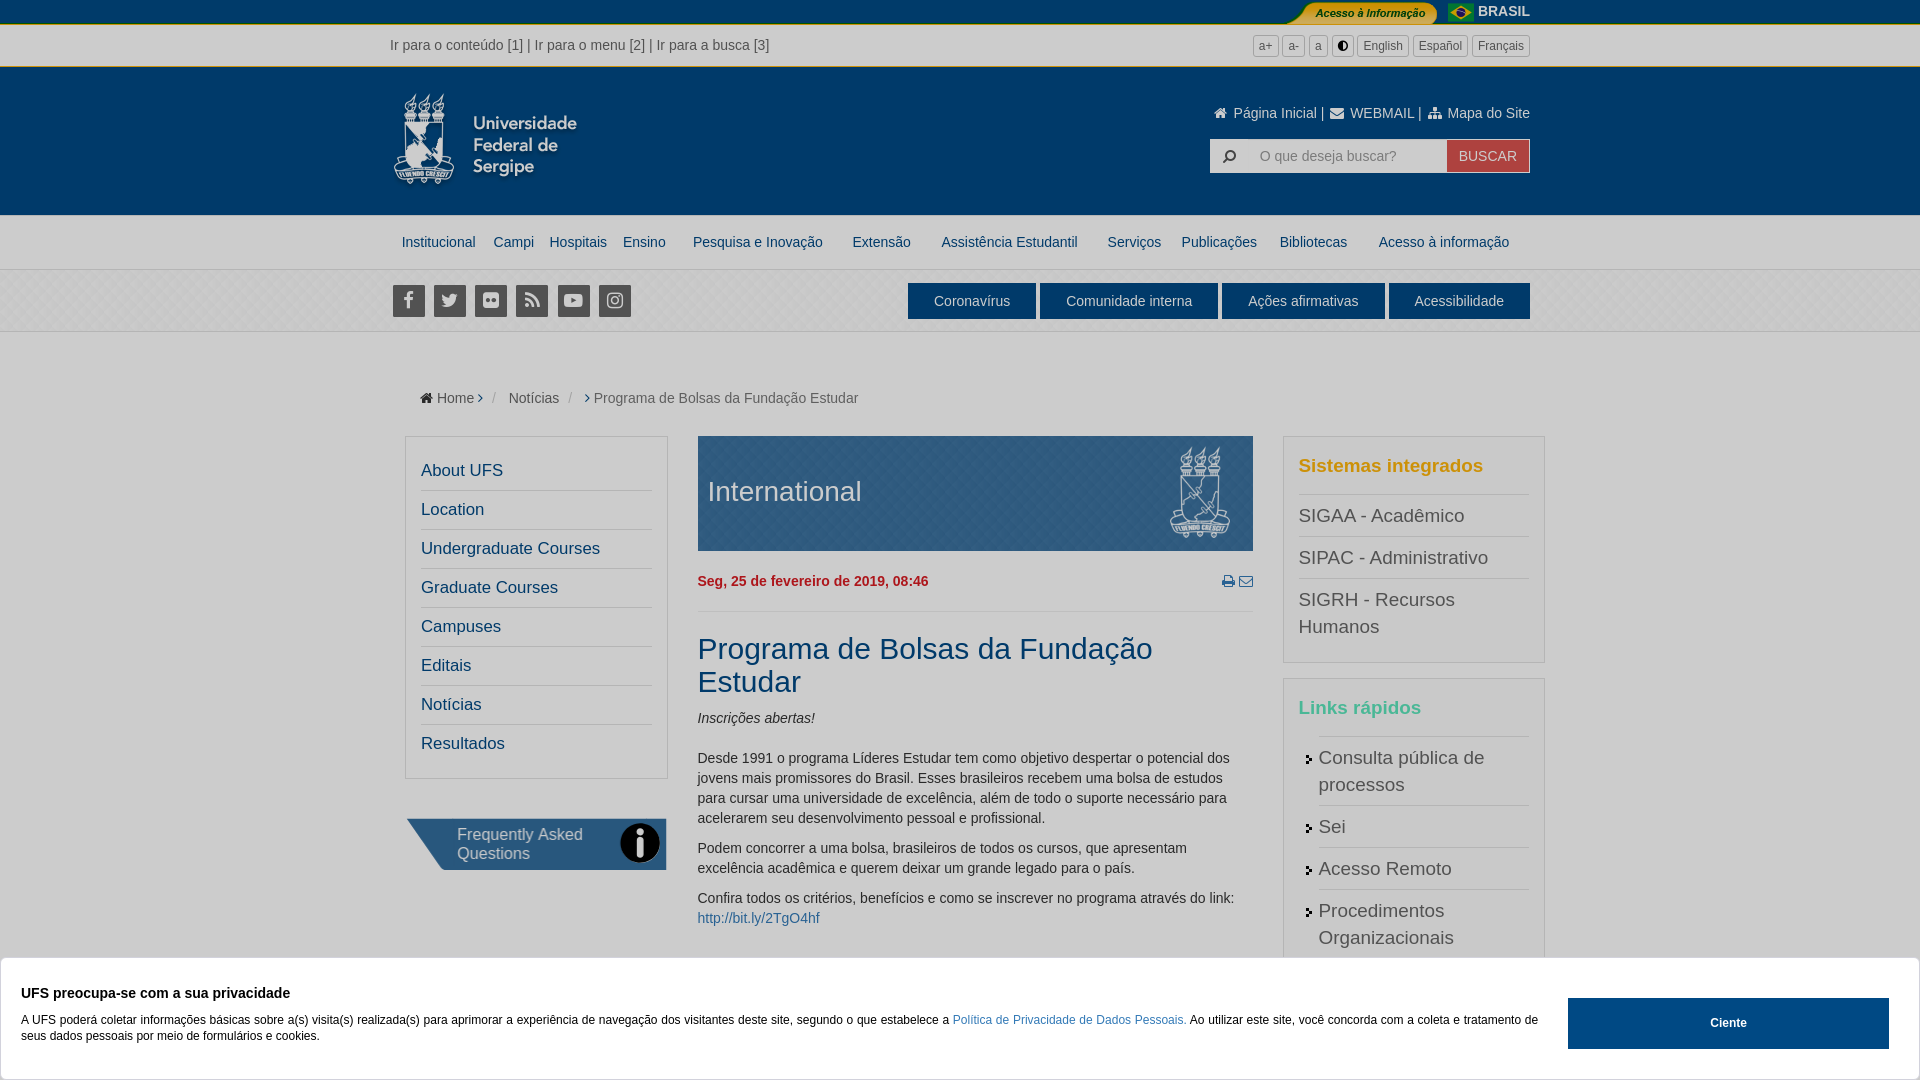 The image size is (1920, 1080). Describe the element at coordinates (1424, 112) in the screenshot. I see `'Mapa do Site'` at that location.